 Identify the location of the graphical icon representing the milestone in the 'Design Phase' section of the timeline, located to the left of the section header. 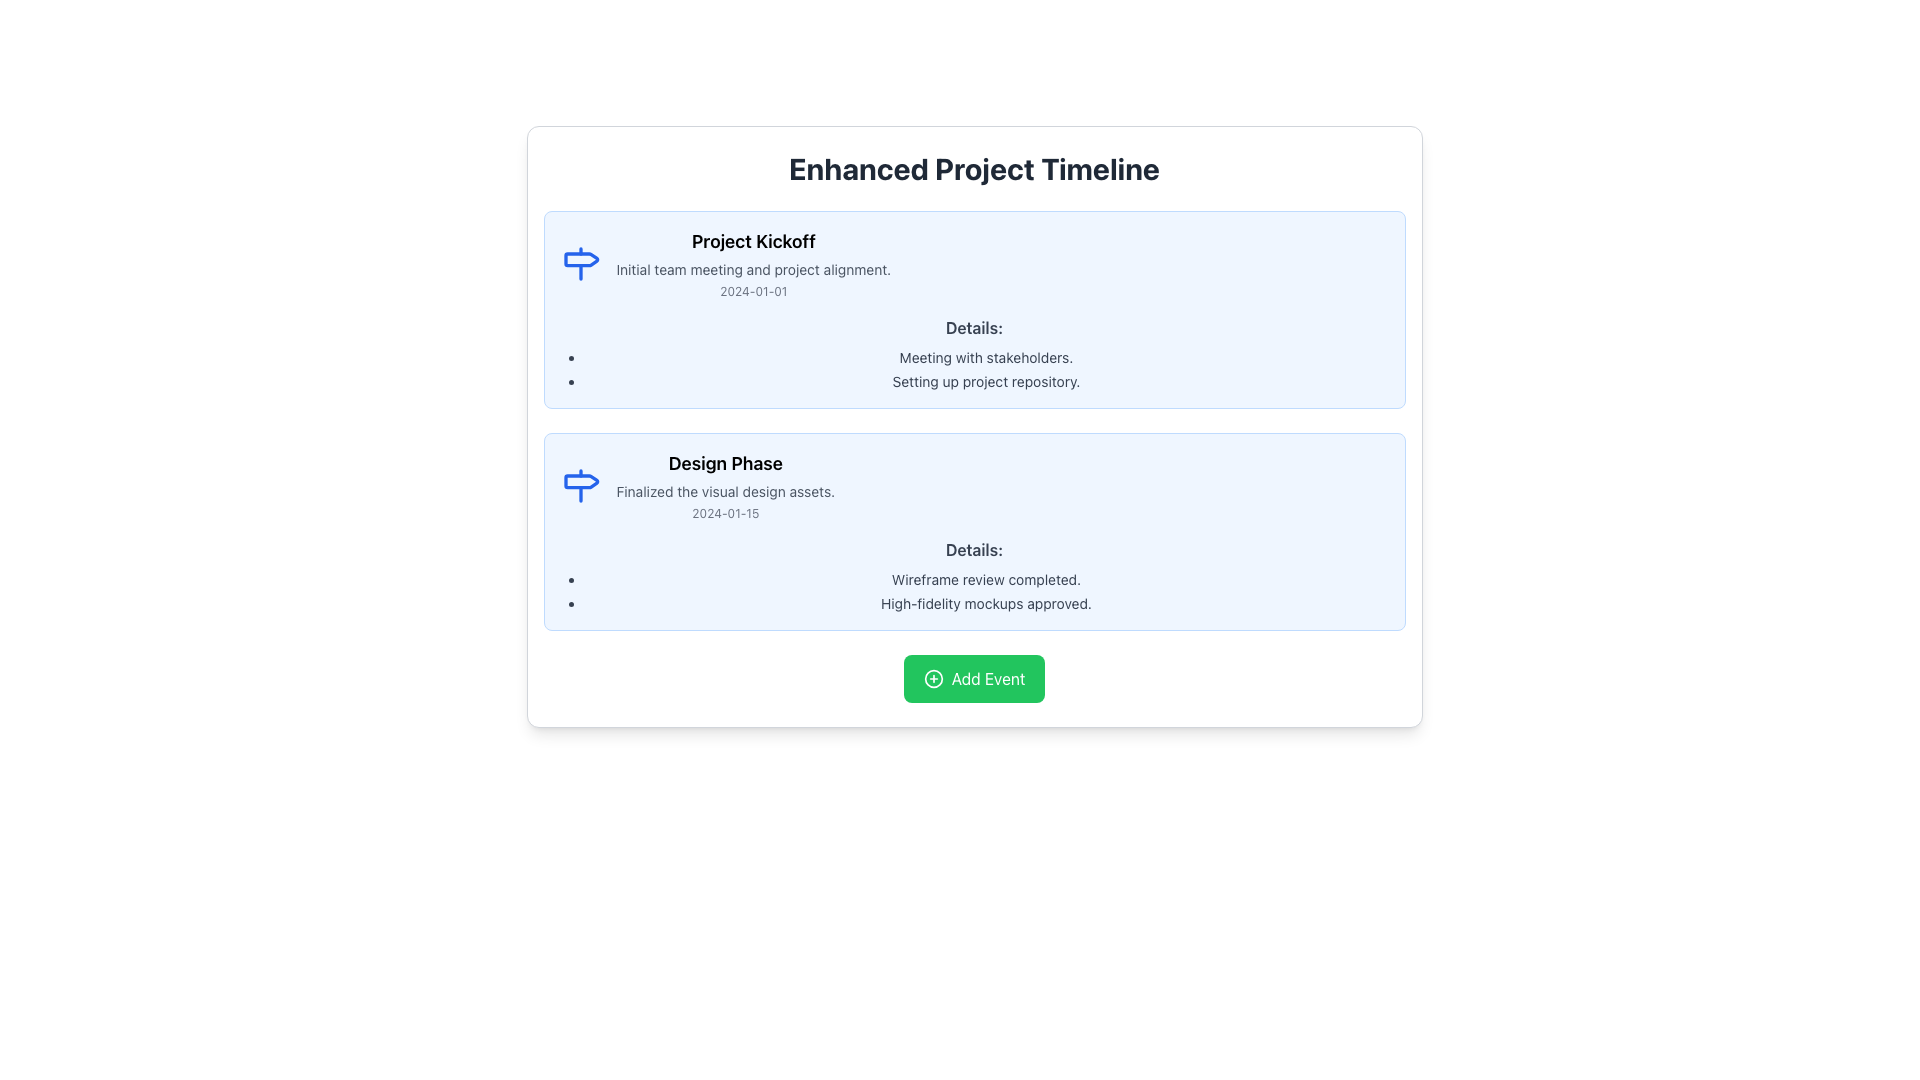
(580, 481).